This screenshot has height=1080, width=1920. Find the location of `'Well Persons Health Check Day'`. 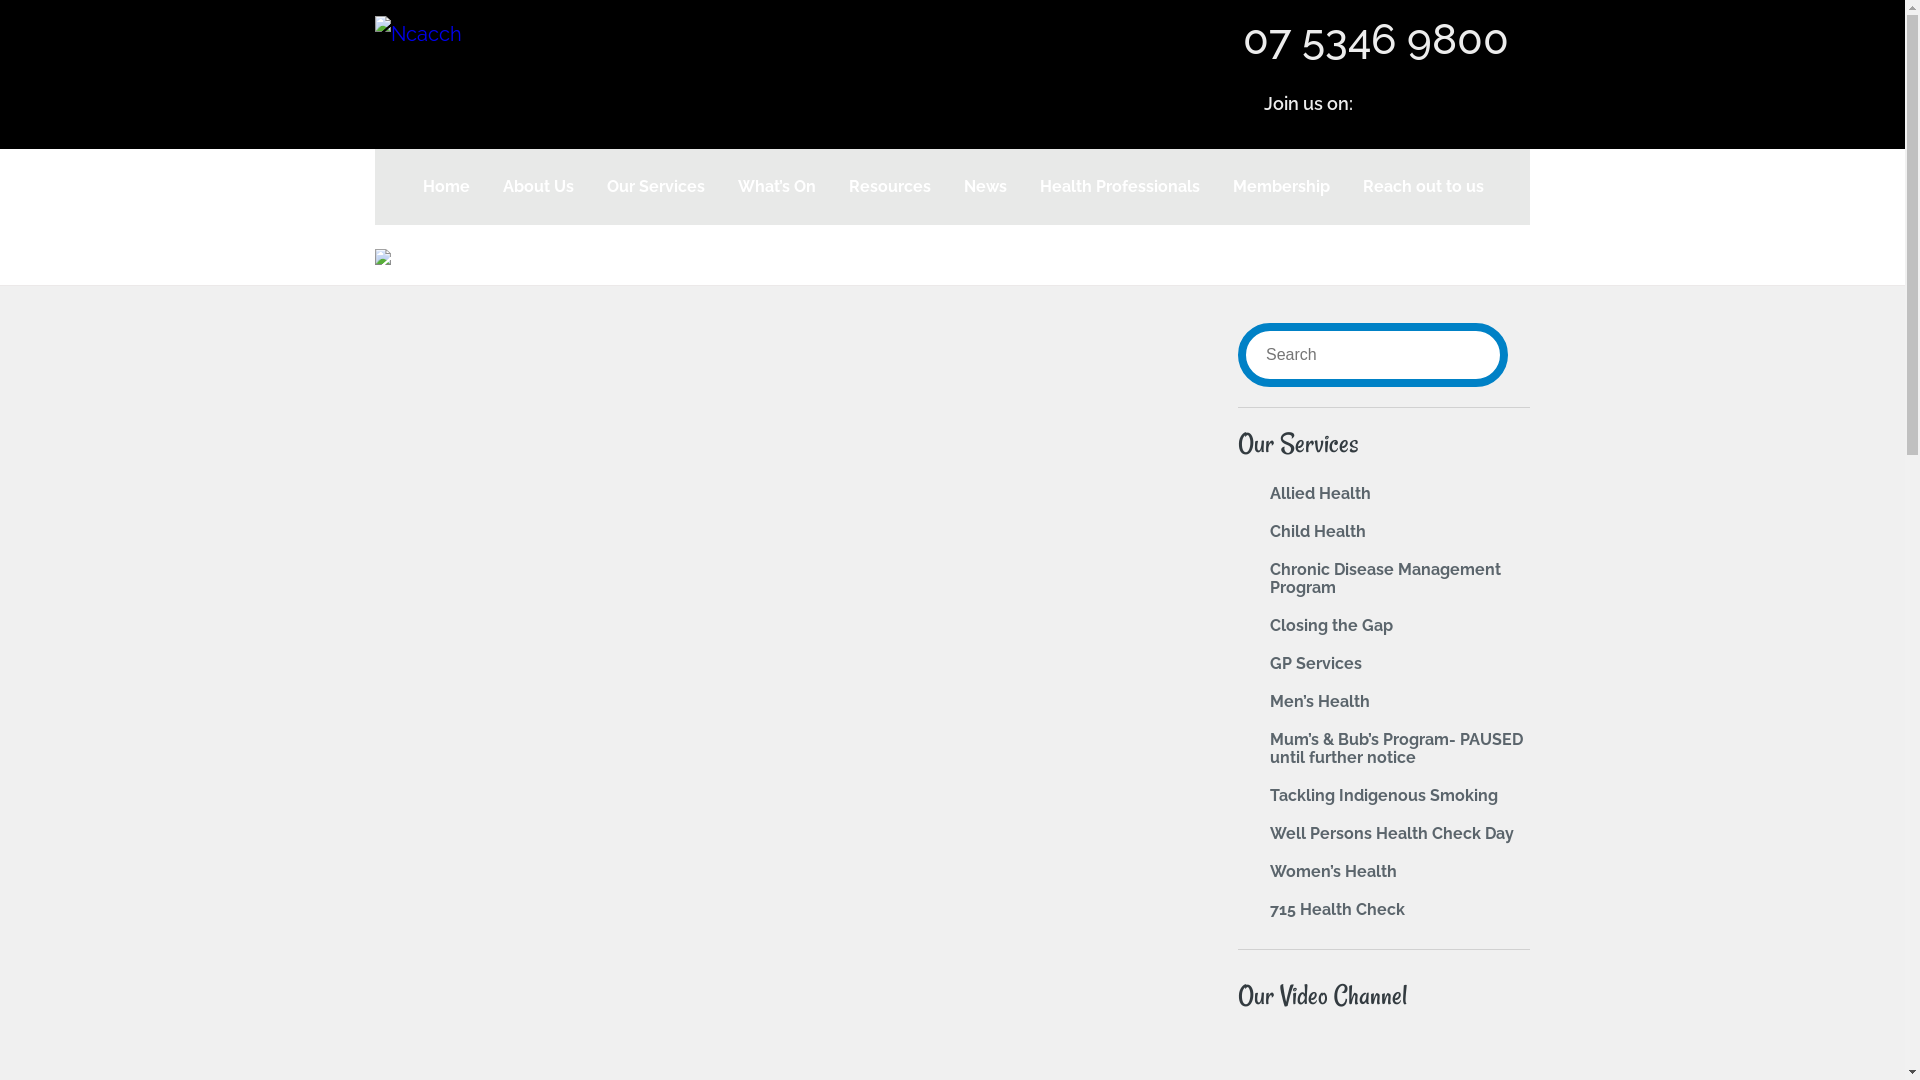

'Well Persons Health Check Day' is located at coordinates (1391, 833).